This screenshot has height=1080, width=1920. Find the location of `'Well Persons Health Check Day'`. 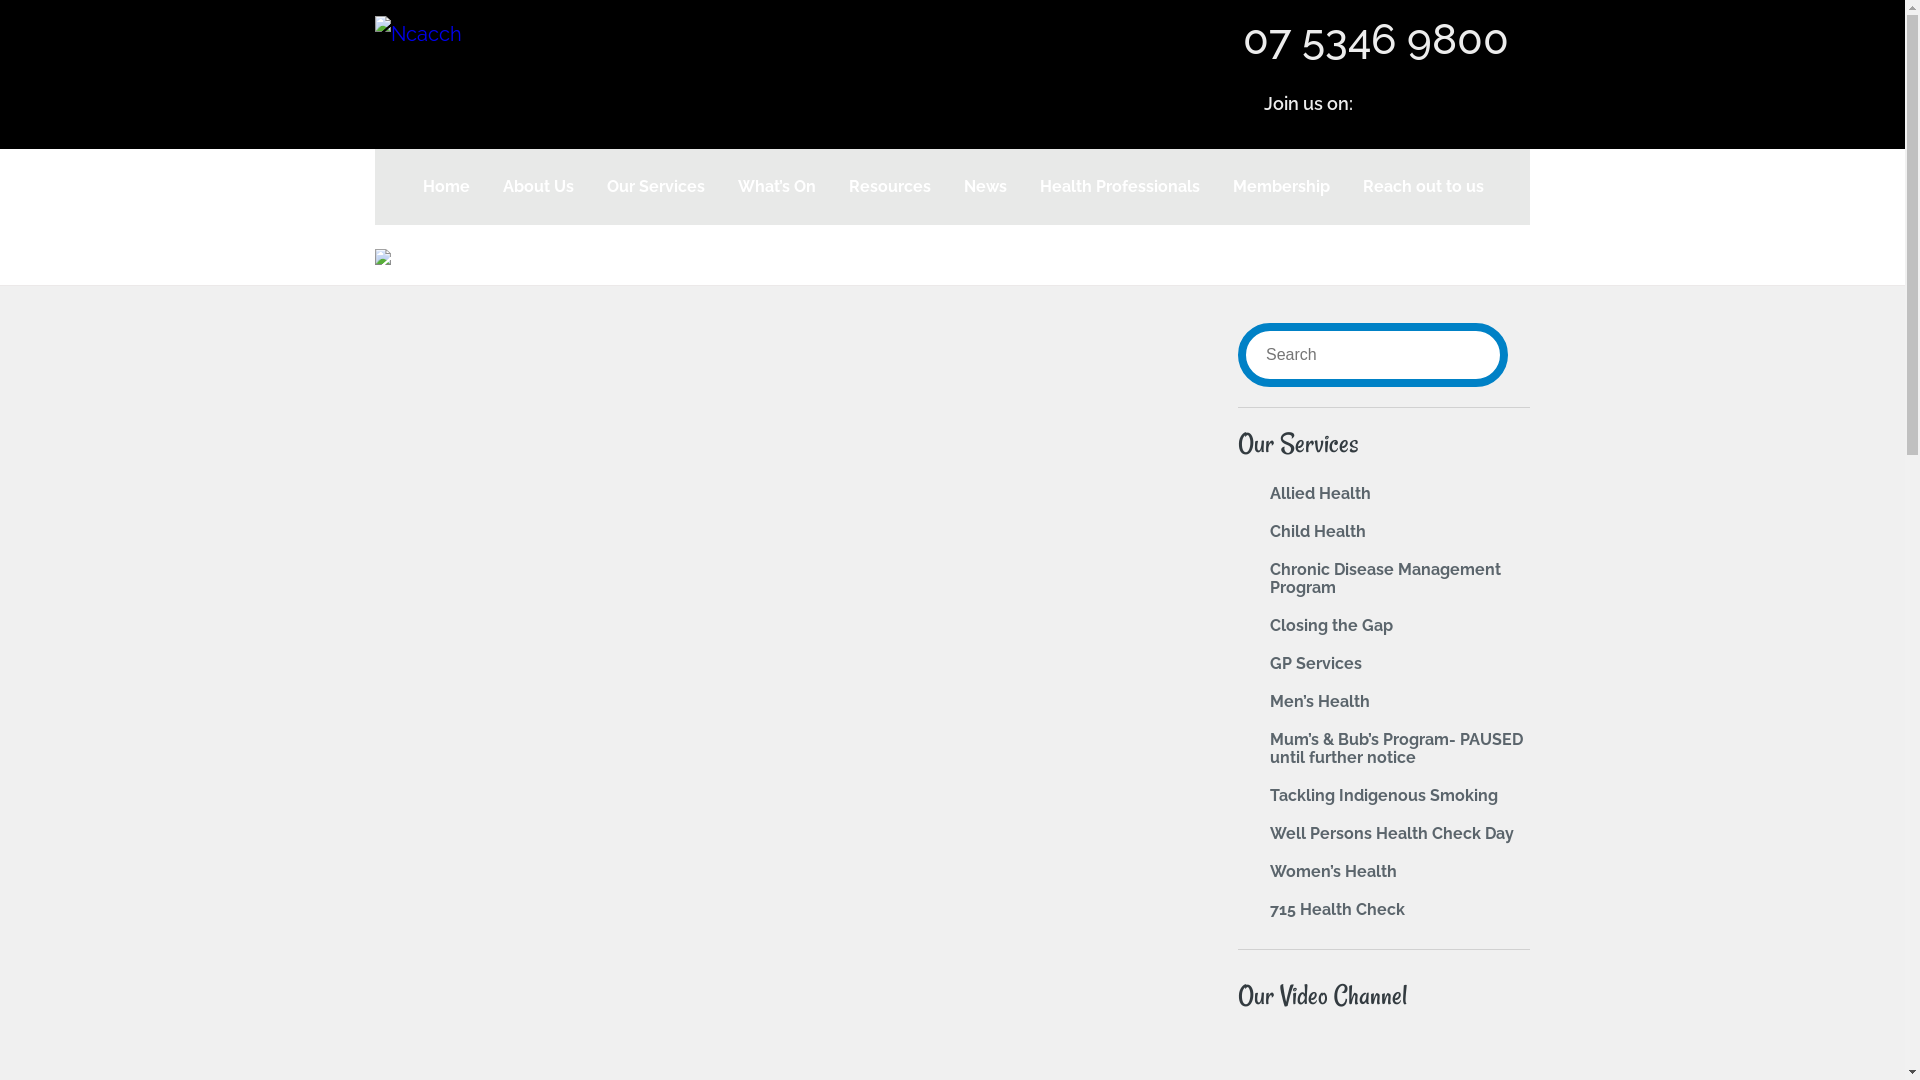

'Well Persons Health Check Day' is located at coordinates (1391, 833).